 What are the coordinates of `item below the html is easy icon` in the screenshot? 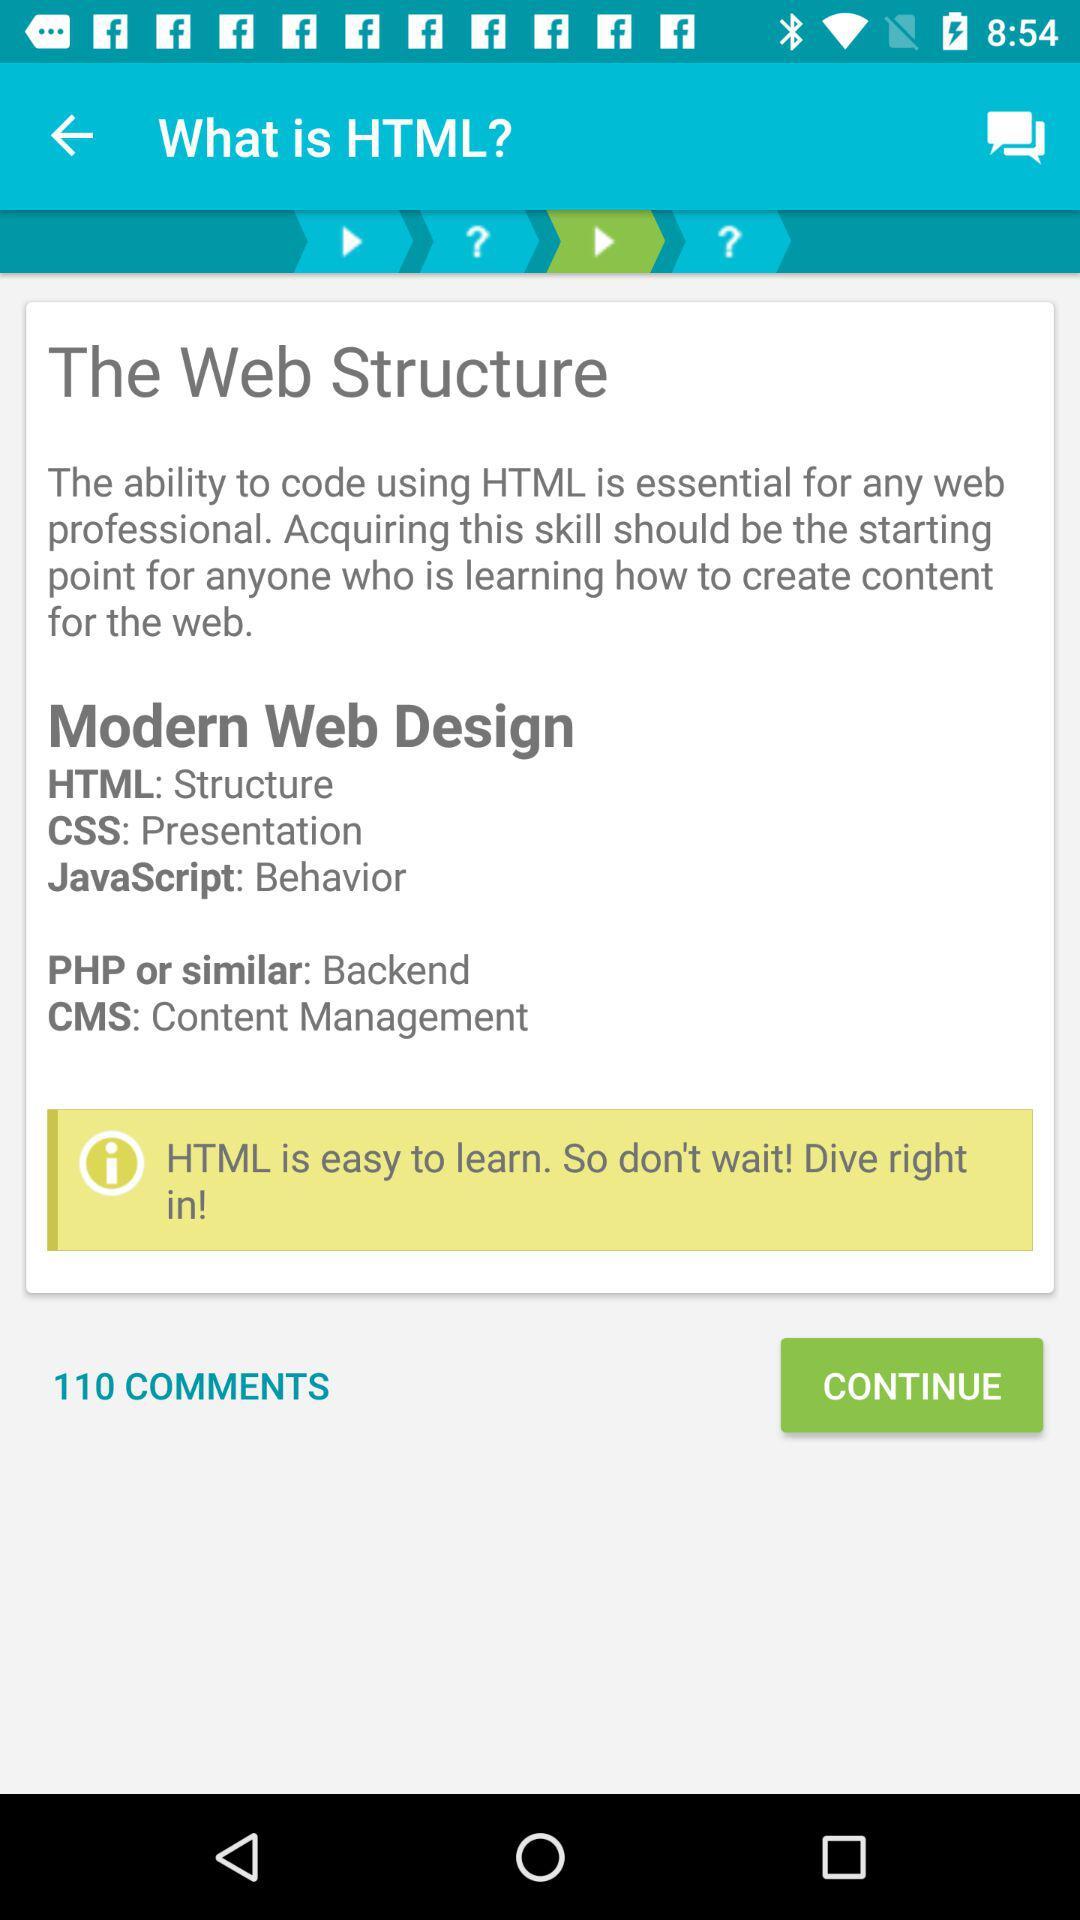 It's located at (911, 1384).